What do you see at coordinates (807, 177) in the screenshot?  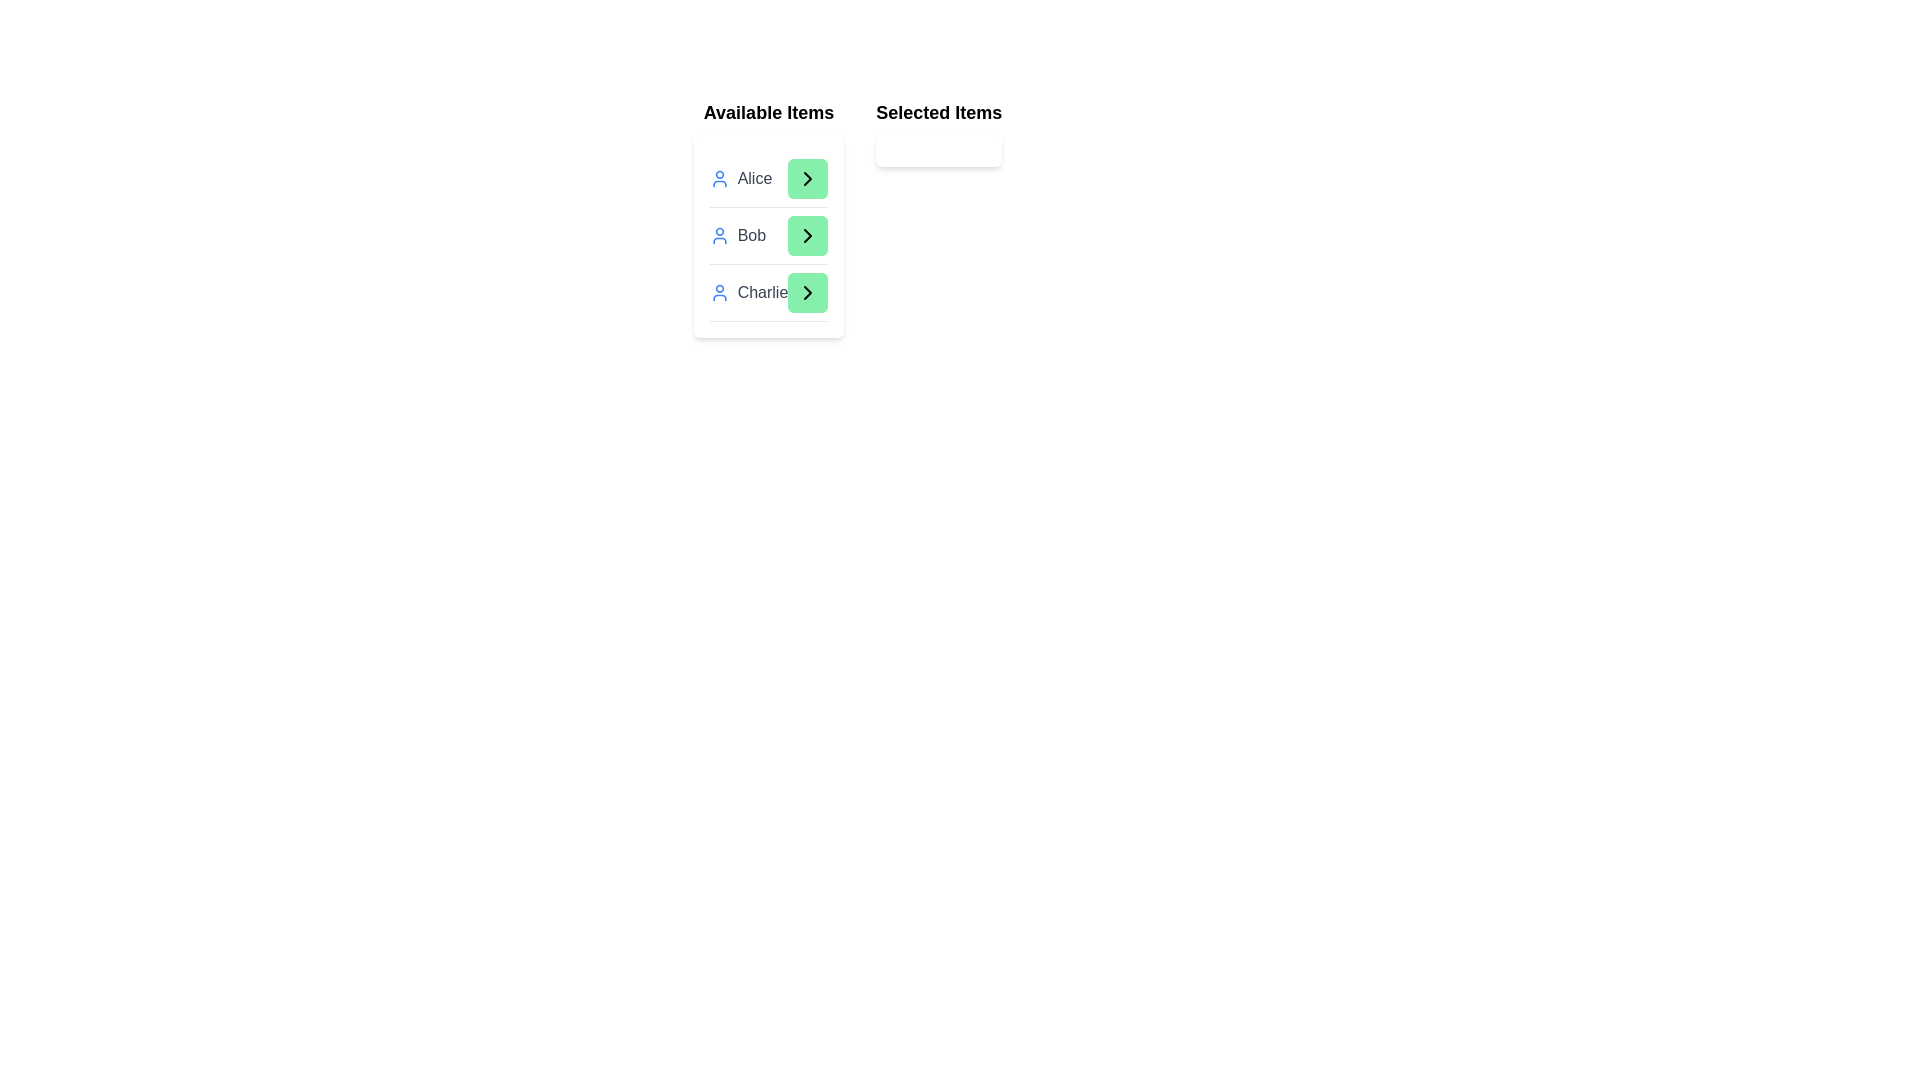 I see `the transfer icon next to Alice to move it to the other list` at bounding box center [807, 177].